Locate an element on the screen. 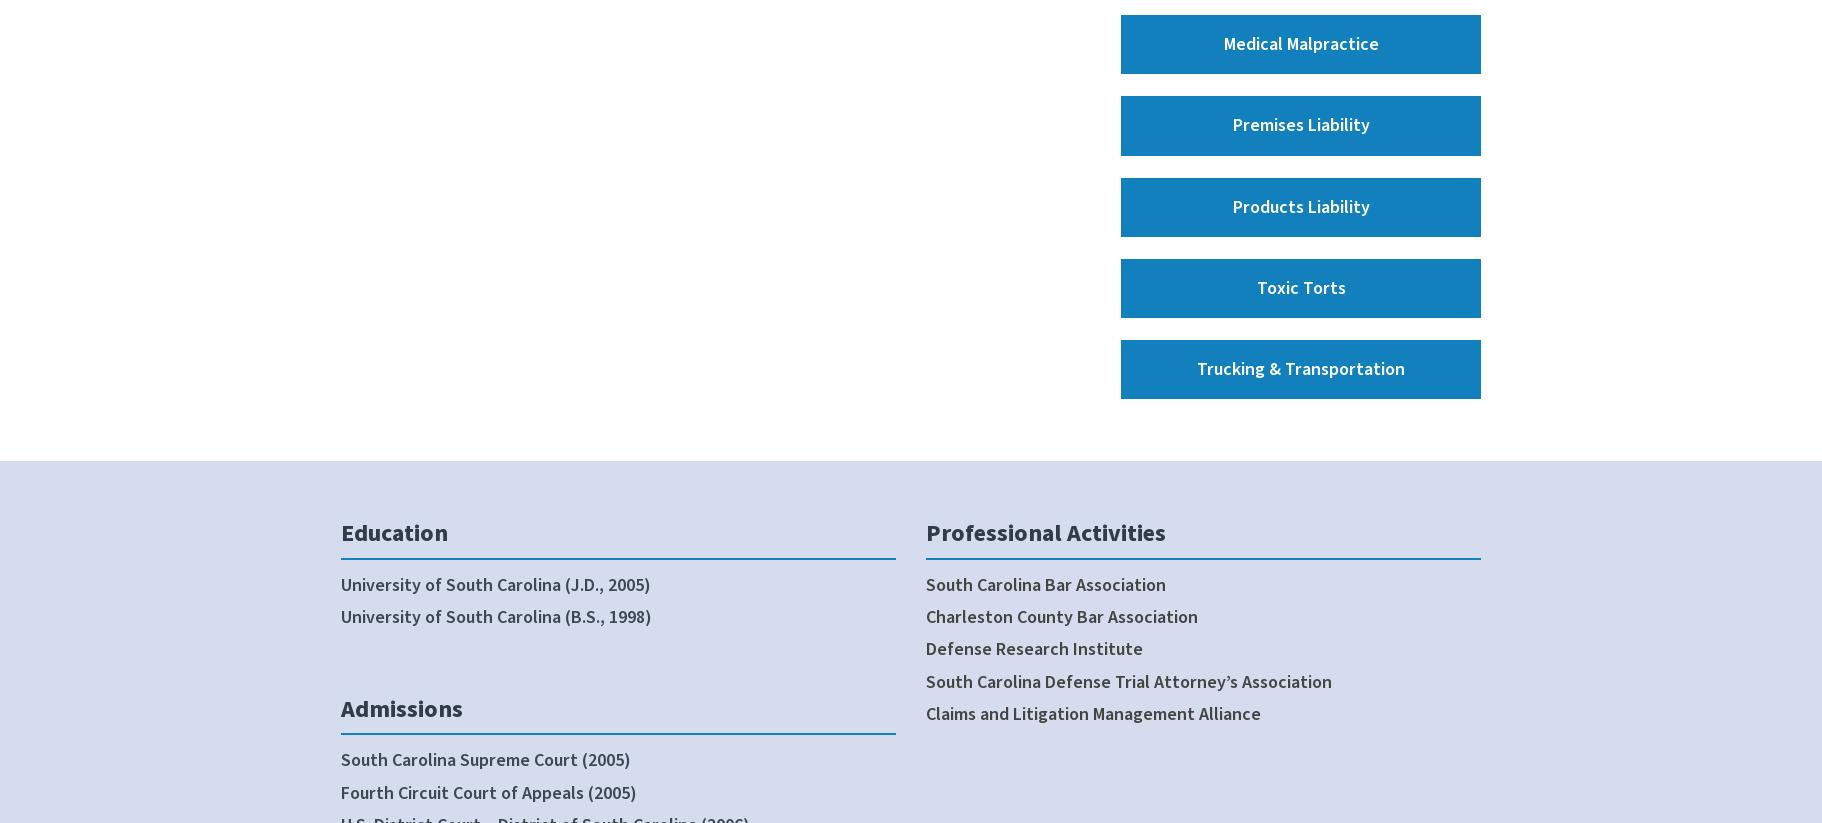 This screenshot has width=1822, height=823. 'South Carolina Bar Association' is located at coordinates (924, 584).